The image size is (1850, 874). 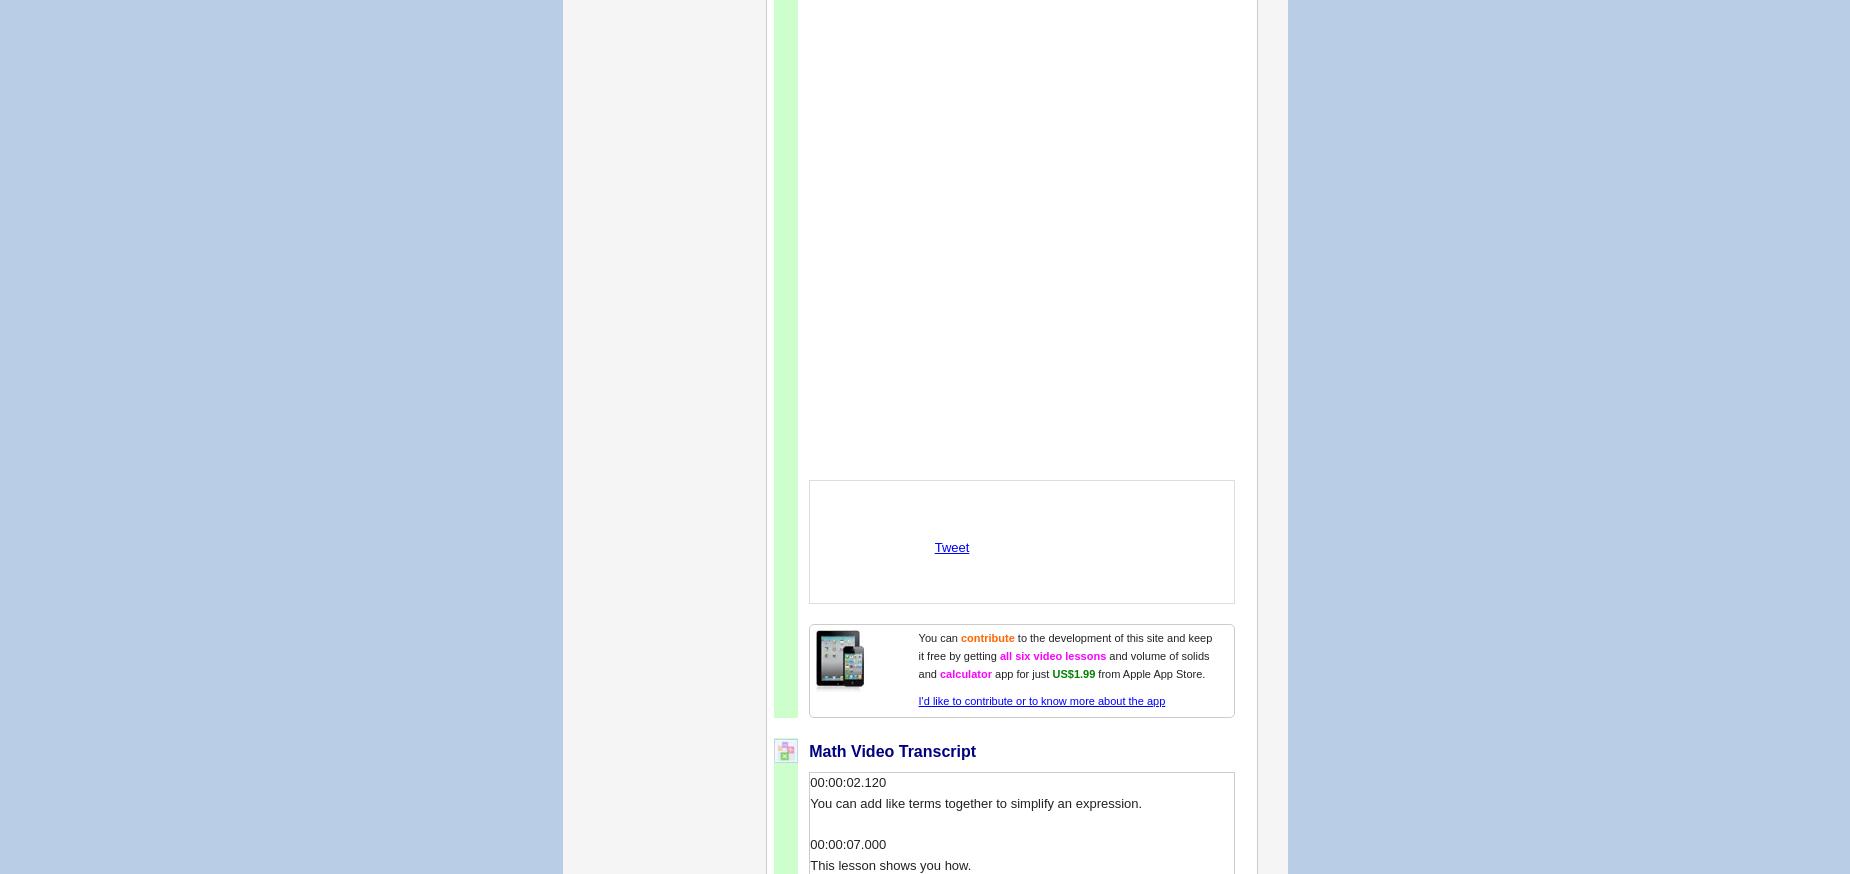 What do you see at coordinates (950, 546) in the screenshot?
I see `'Tweet'` at bounding box center [950, 546].